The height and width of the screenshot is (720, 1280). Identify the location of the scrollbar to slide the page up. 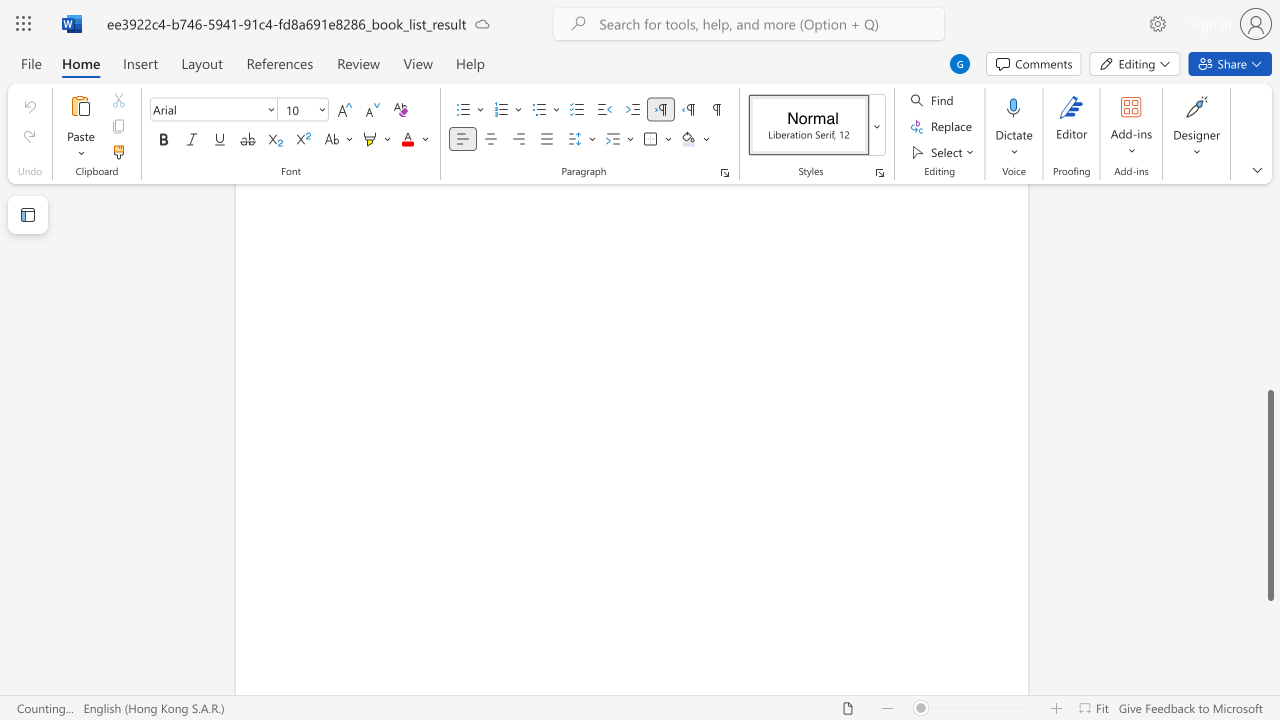
(1269, 310).